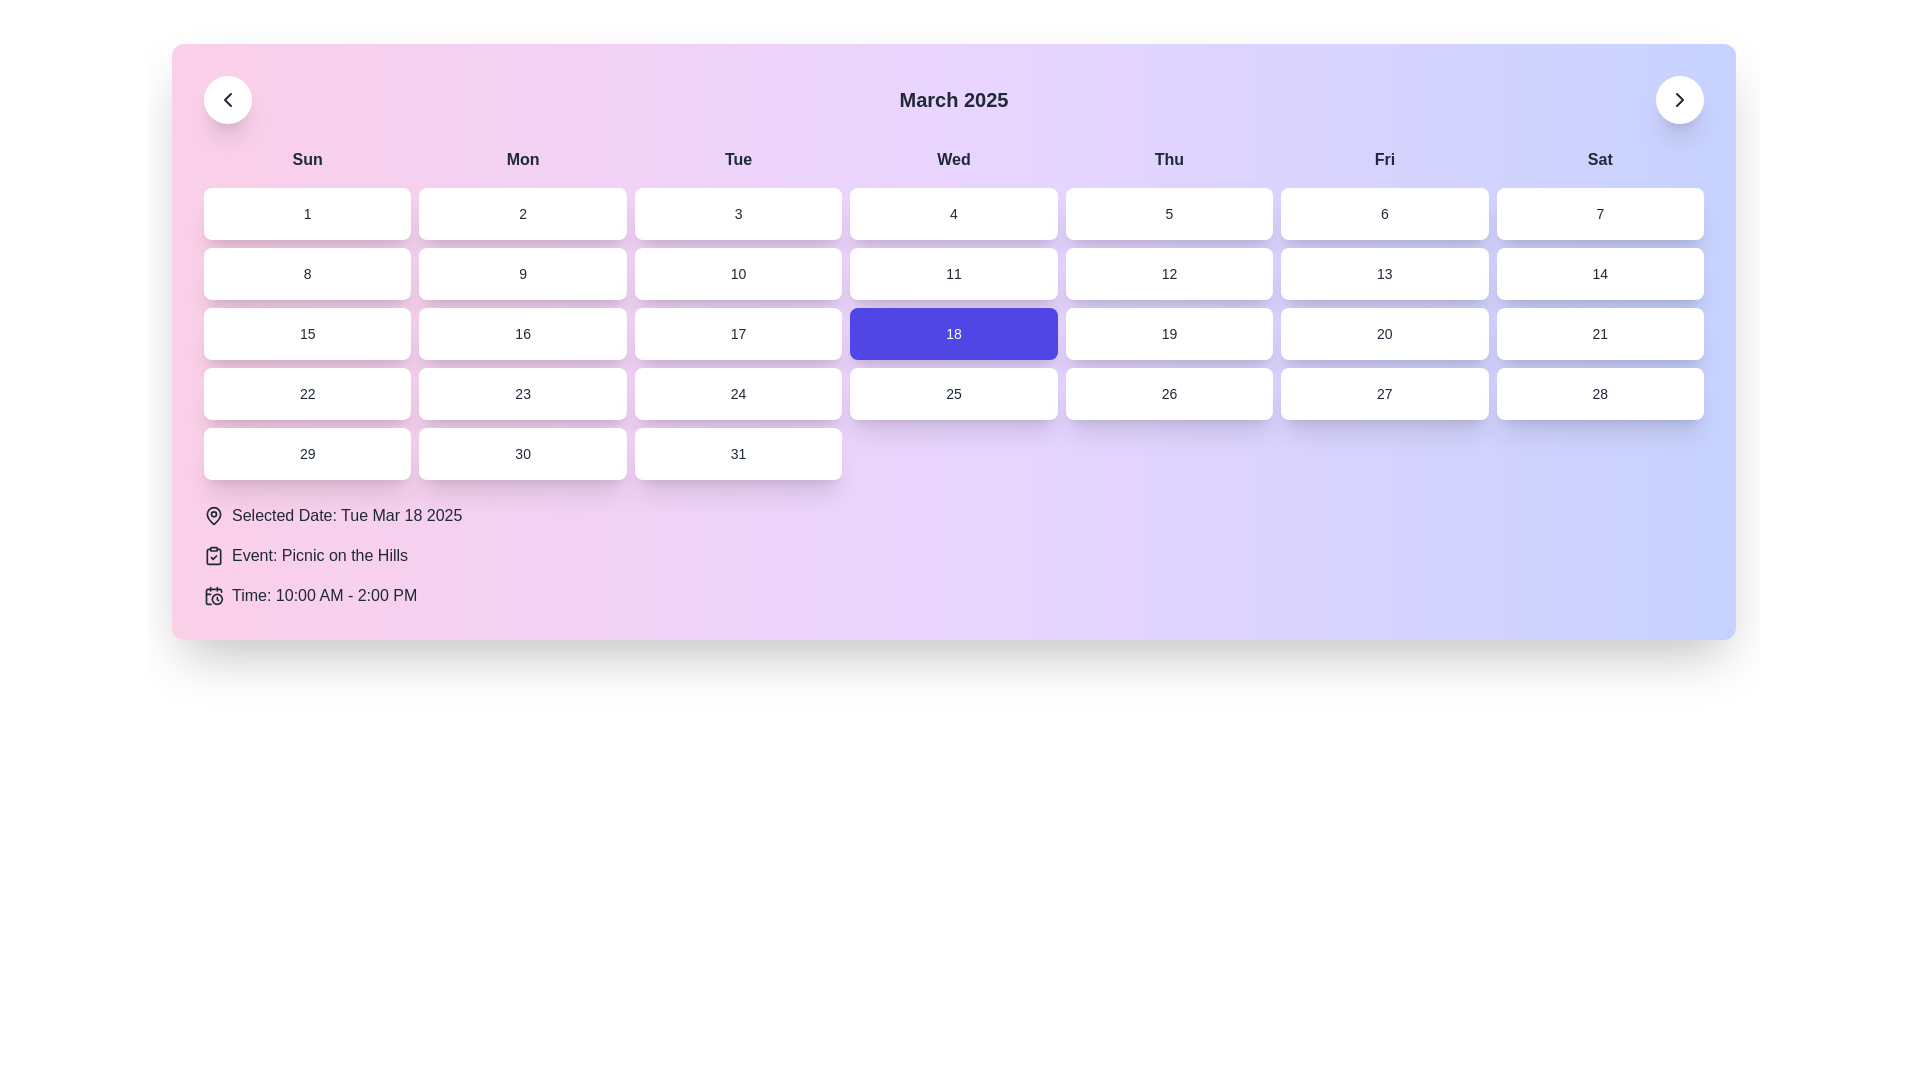  What do you see at coordinates (1169, 213) in the screenshot?
I see `the calendar day button labeled '5'` at bounding box center [1169, 213].